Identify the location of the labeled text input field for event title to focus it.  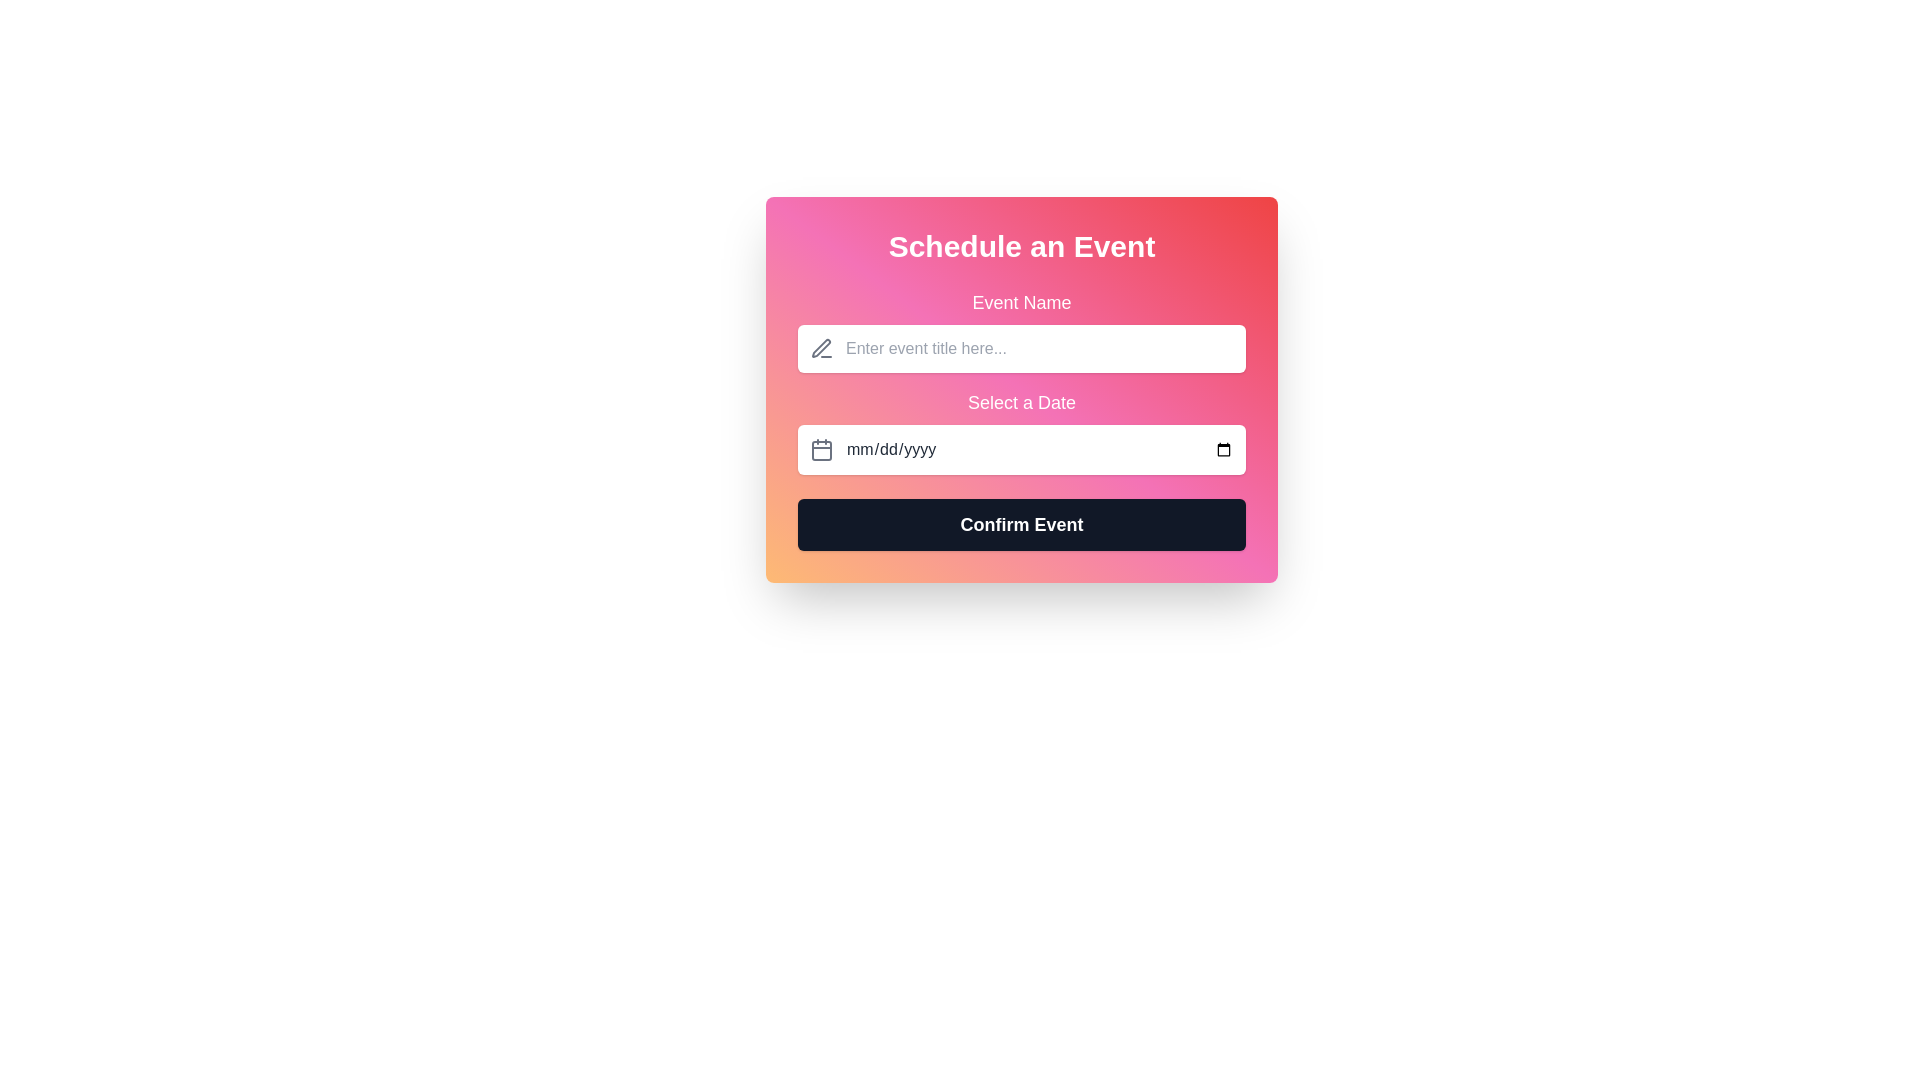
(1022, 330).